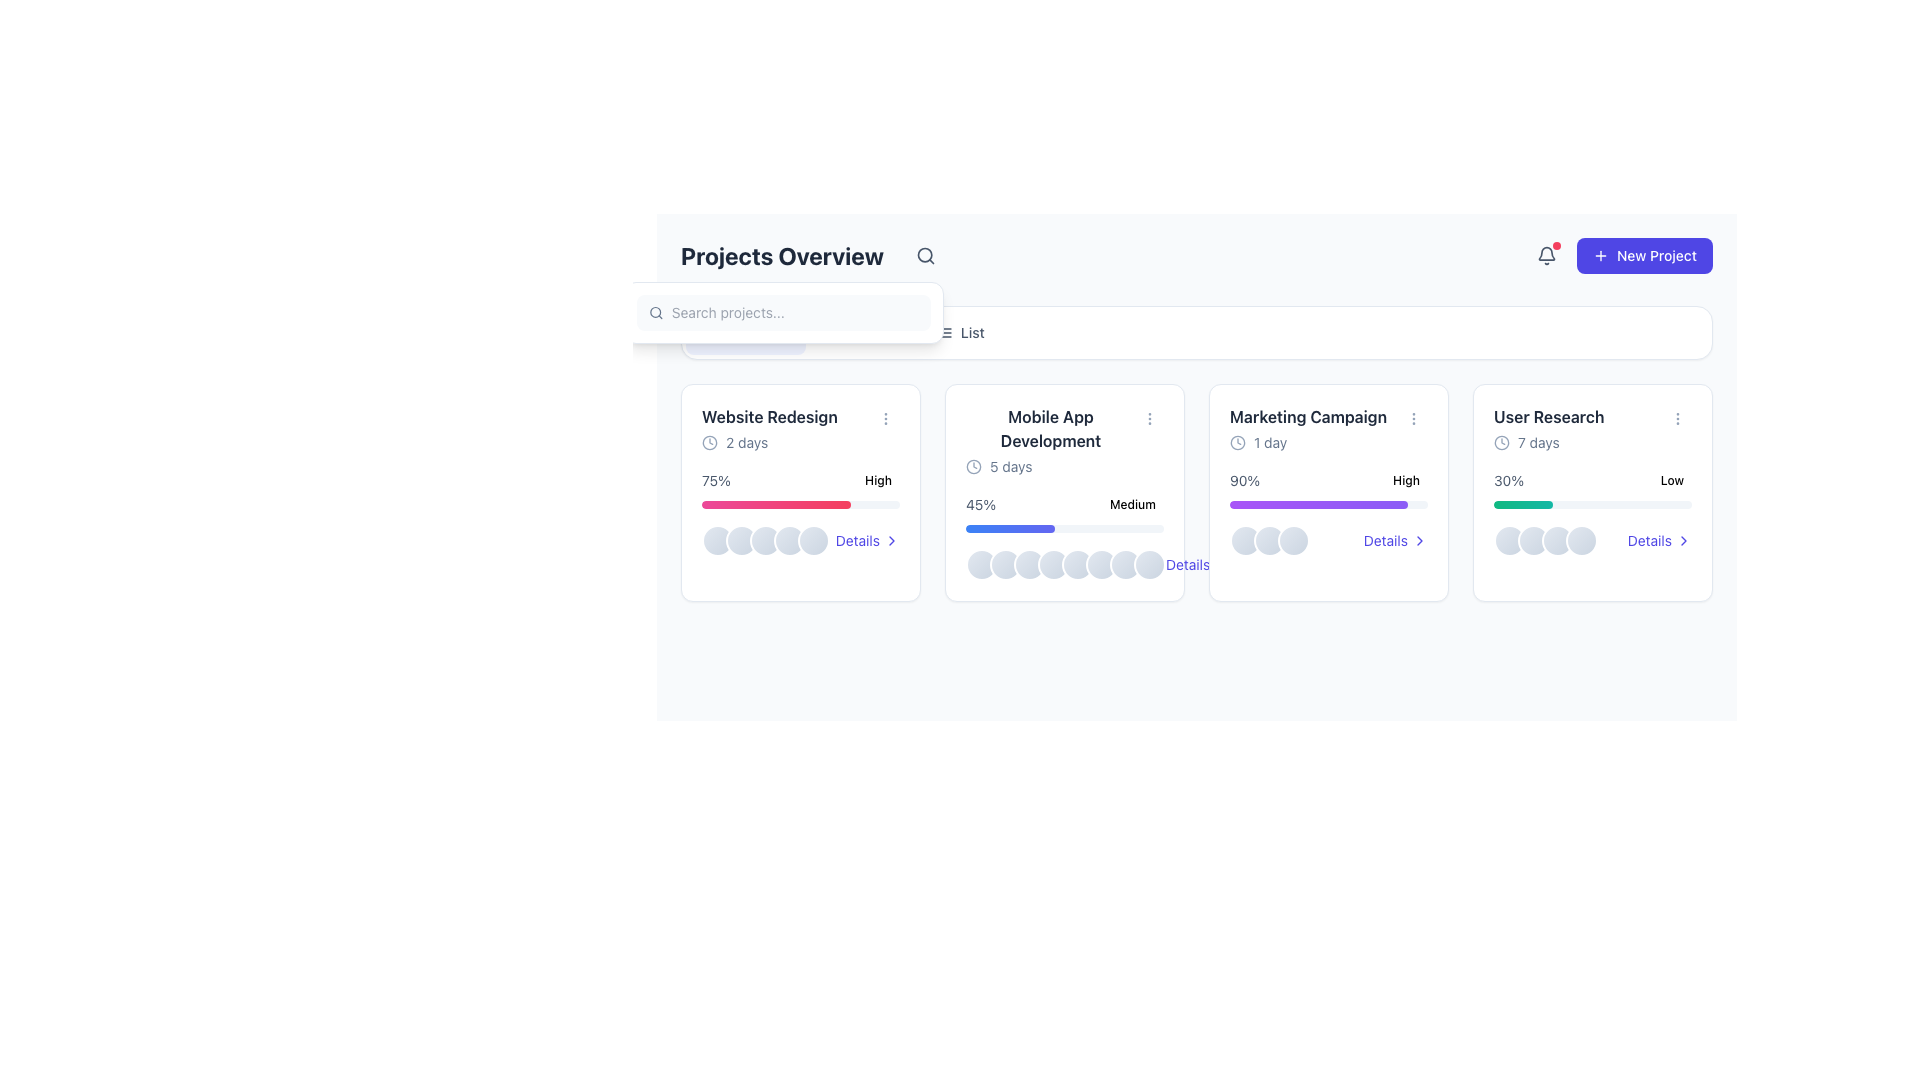  Describe the element at coordinates (710, 442) in the screenshot. I see `the visual cue of time represented by the icon located in the header section of the 'Website Redesign' card, positioned to the left of the text '2 days'` at that location.